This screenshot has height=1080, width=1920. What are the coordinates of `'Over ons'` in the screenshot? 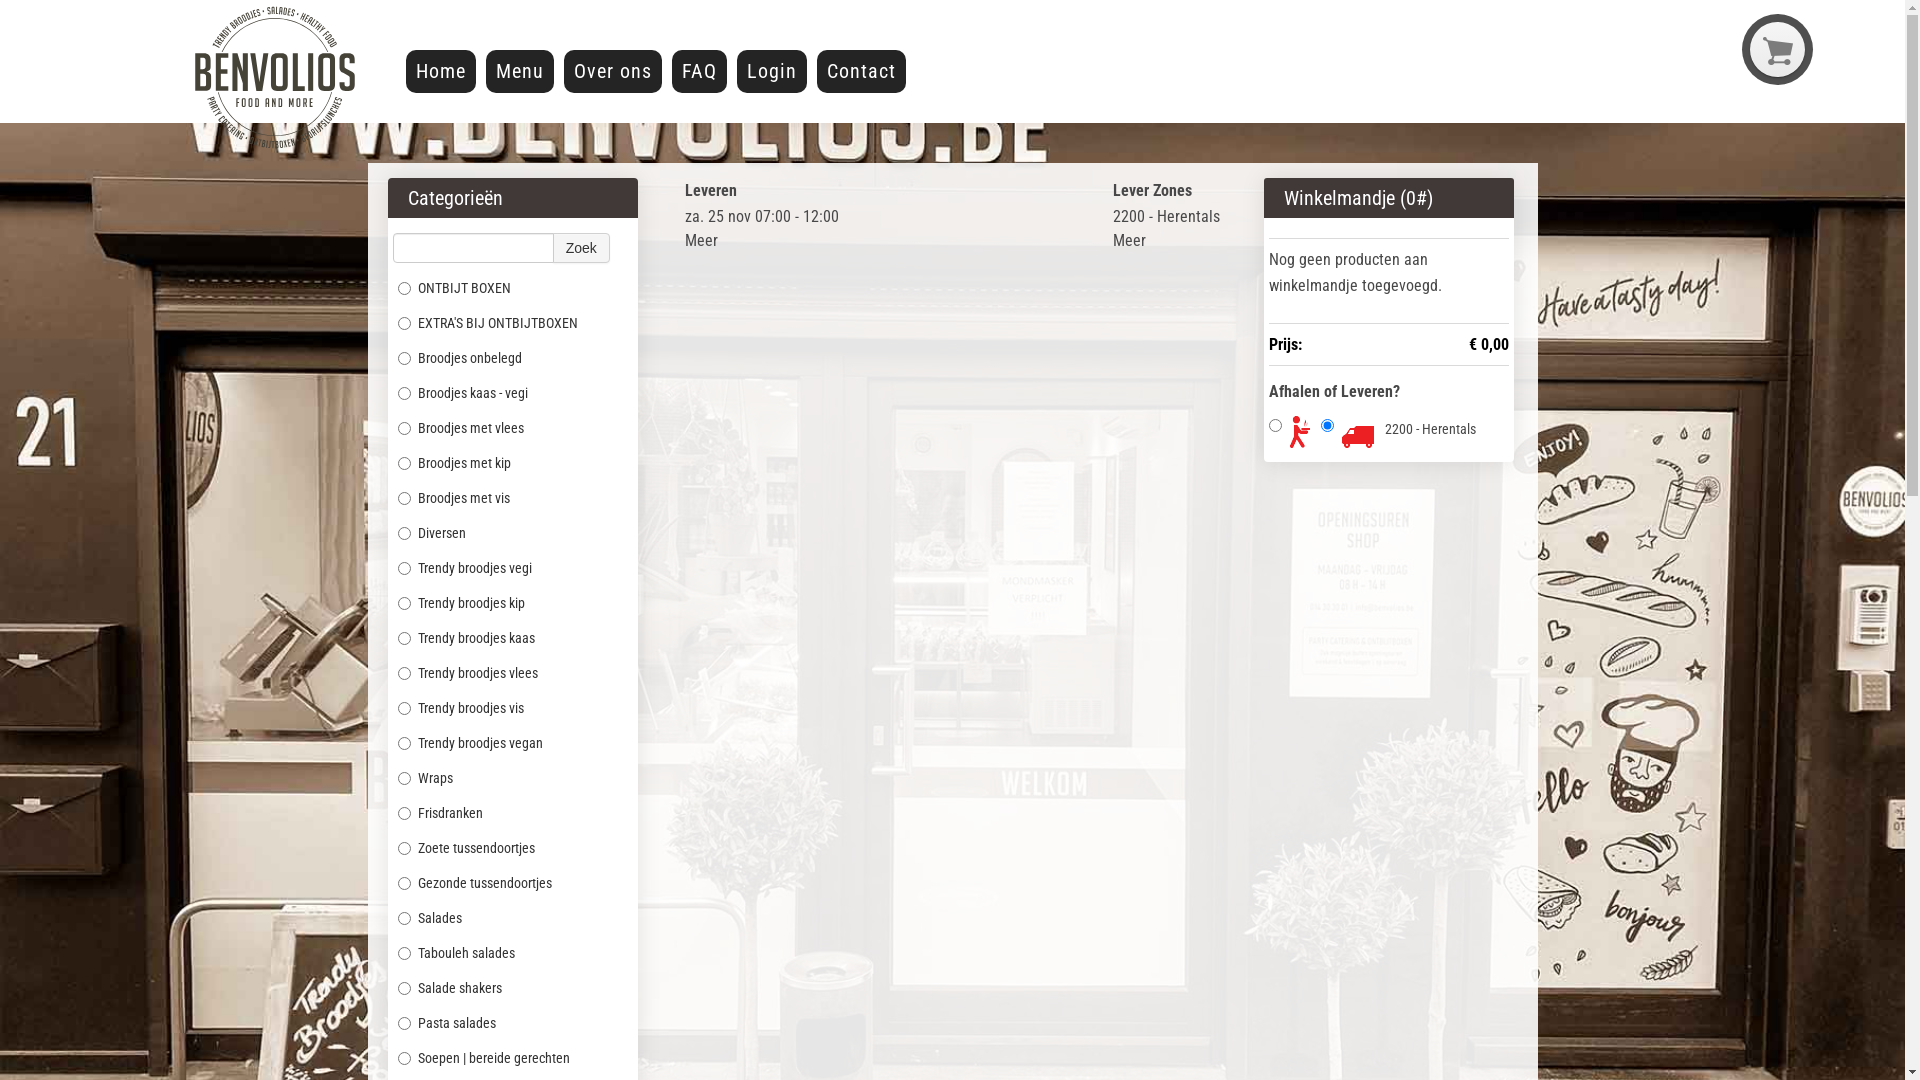 It's located at (612, 70).